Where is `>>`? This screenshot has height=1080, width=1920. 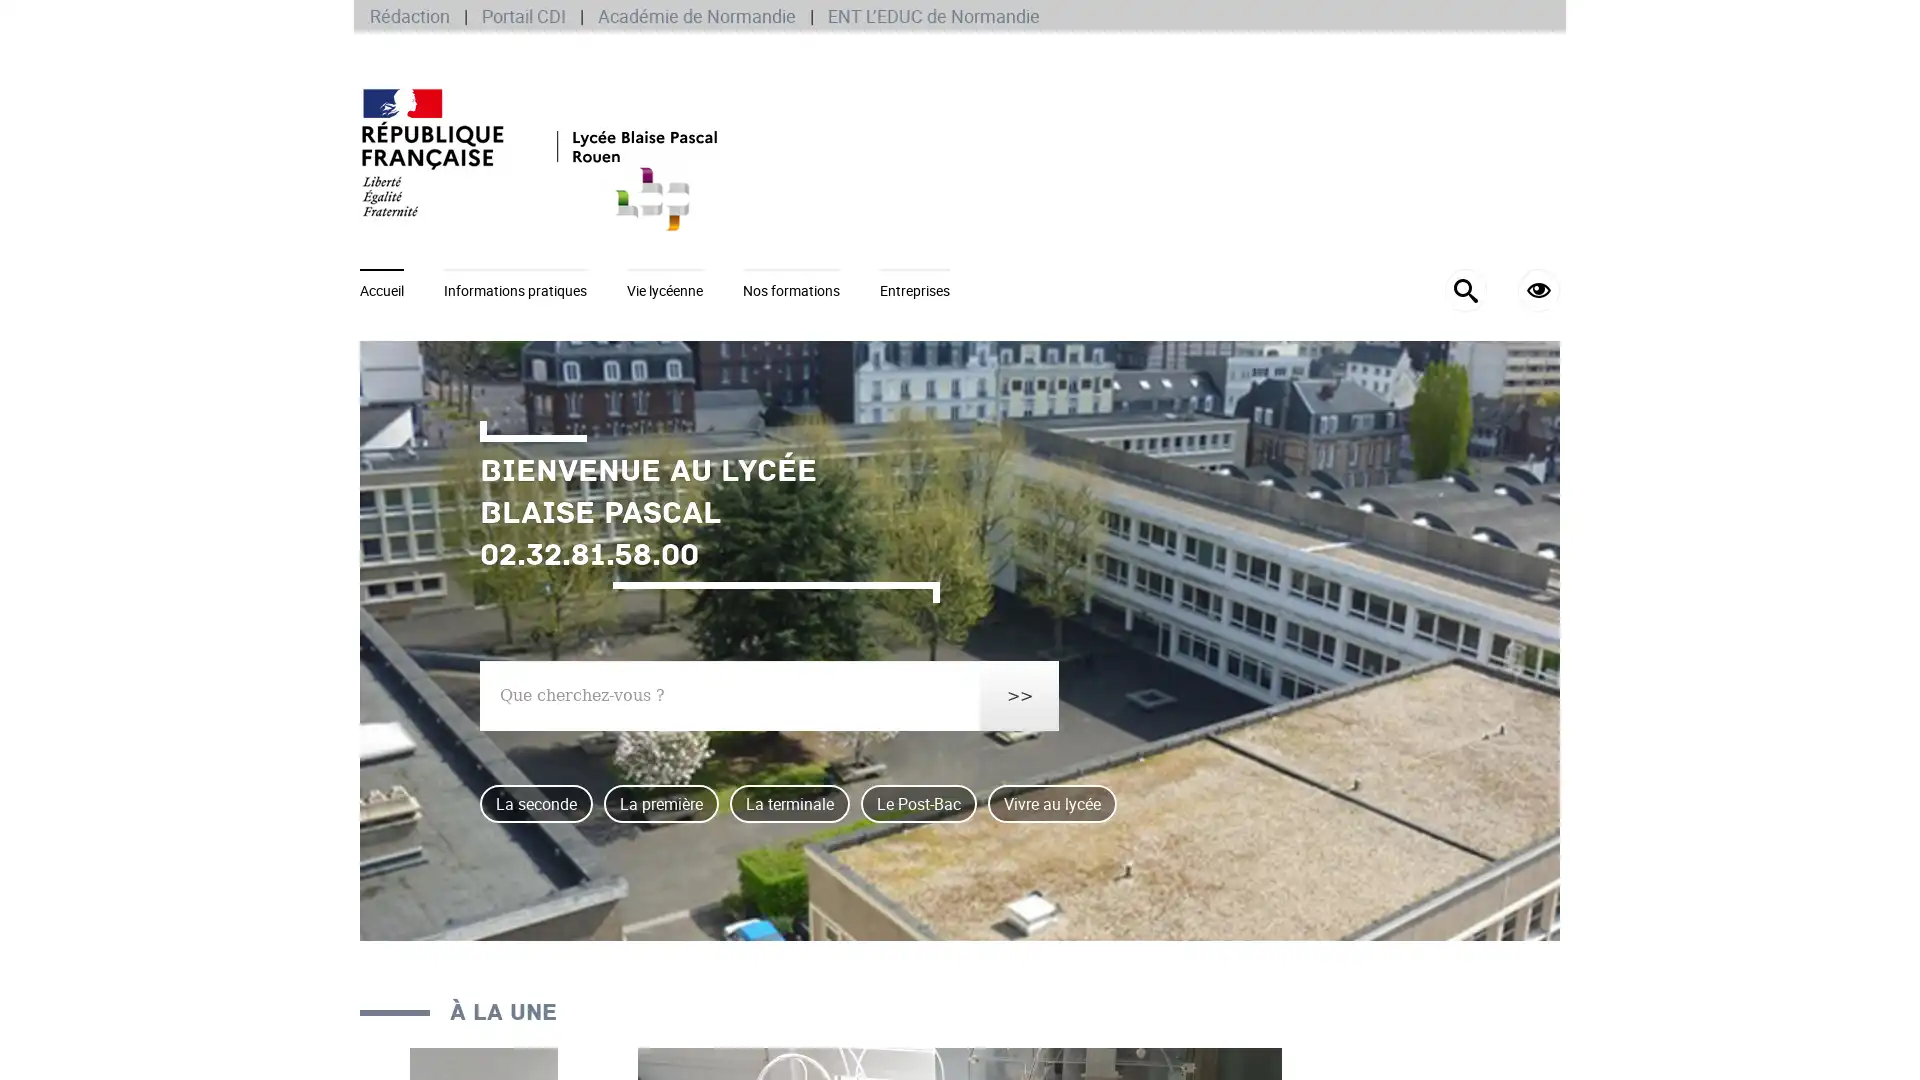
>> is located at coordinates (1018, 694).